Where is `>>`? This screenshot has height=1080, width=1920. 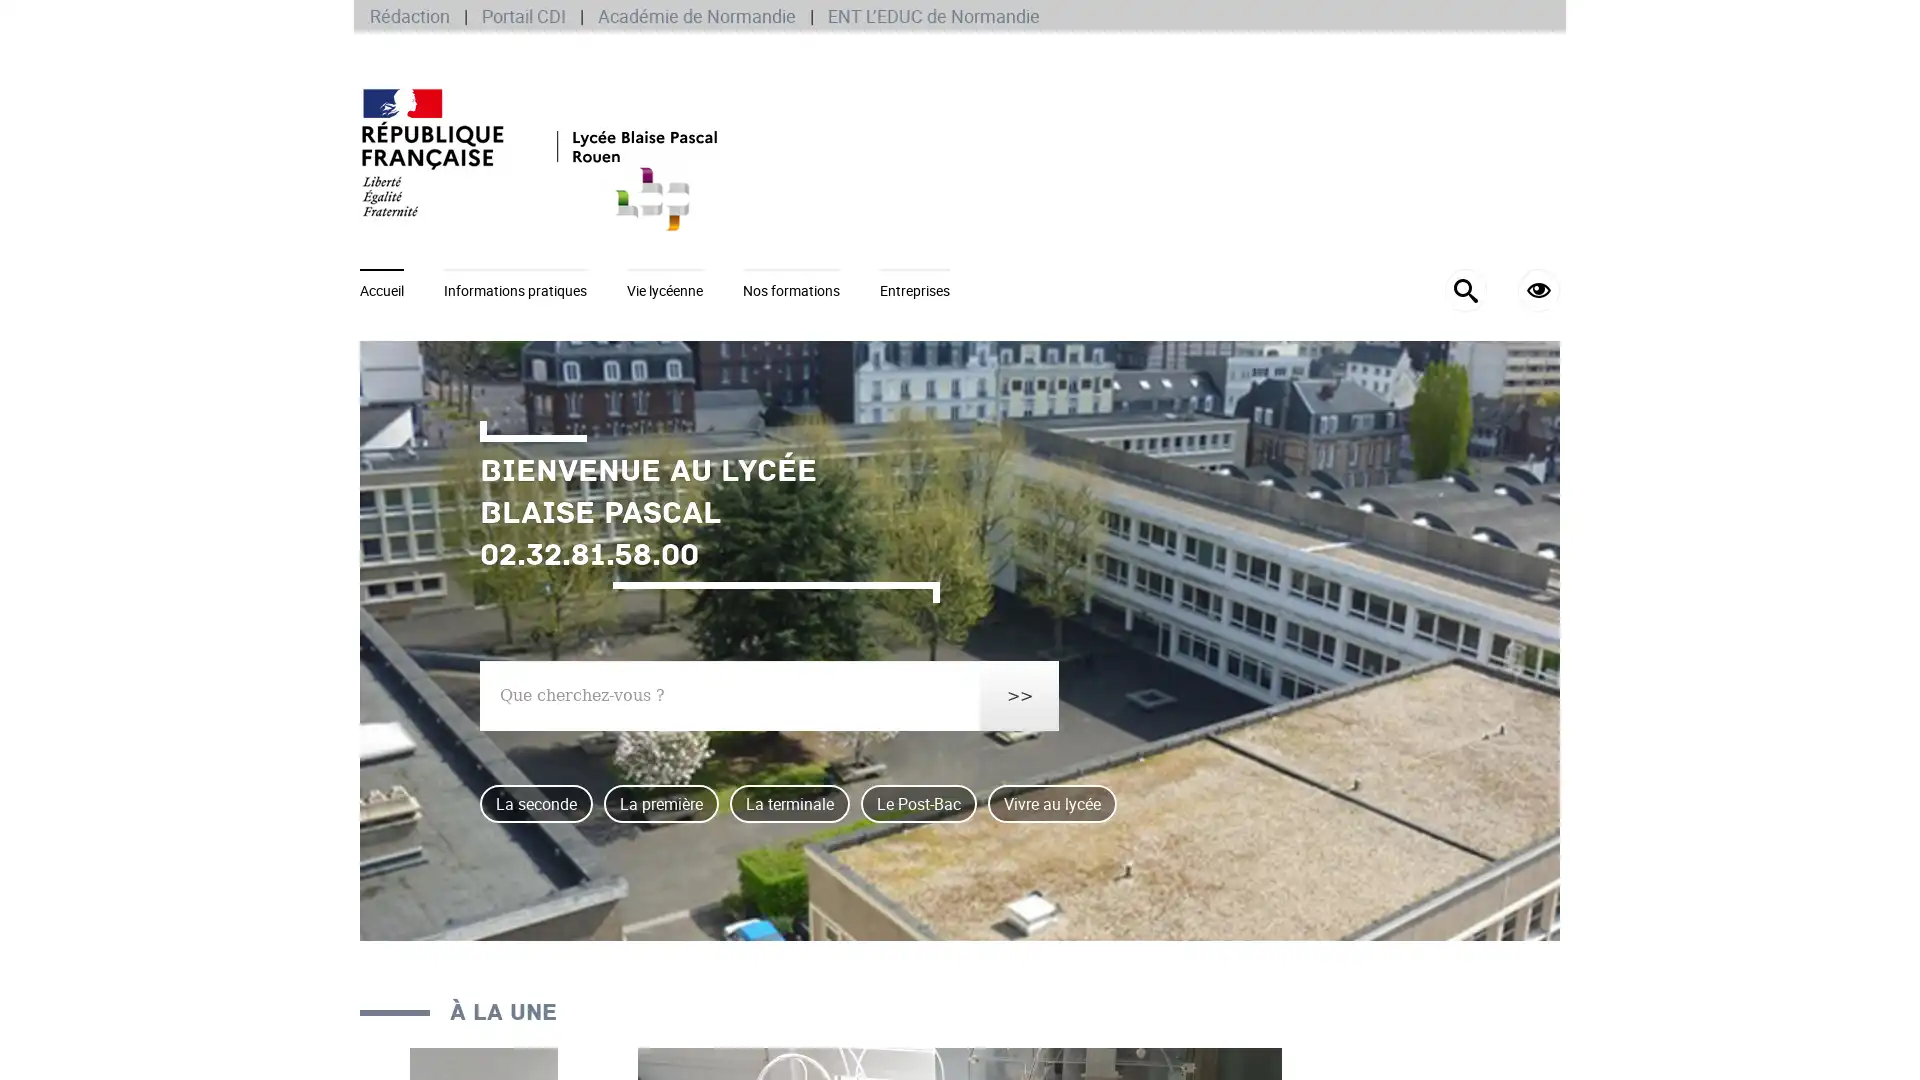
>> is located at coordinates (1018, 694).